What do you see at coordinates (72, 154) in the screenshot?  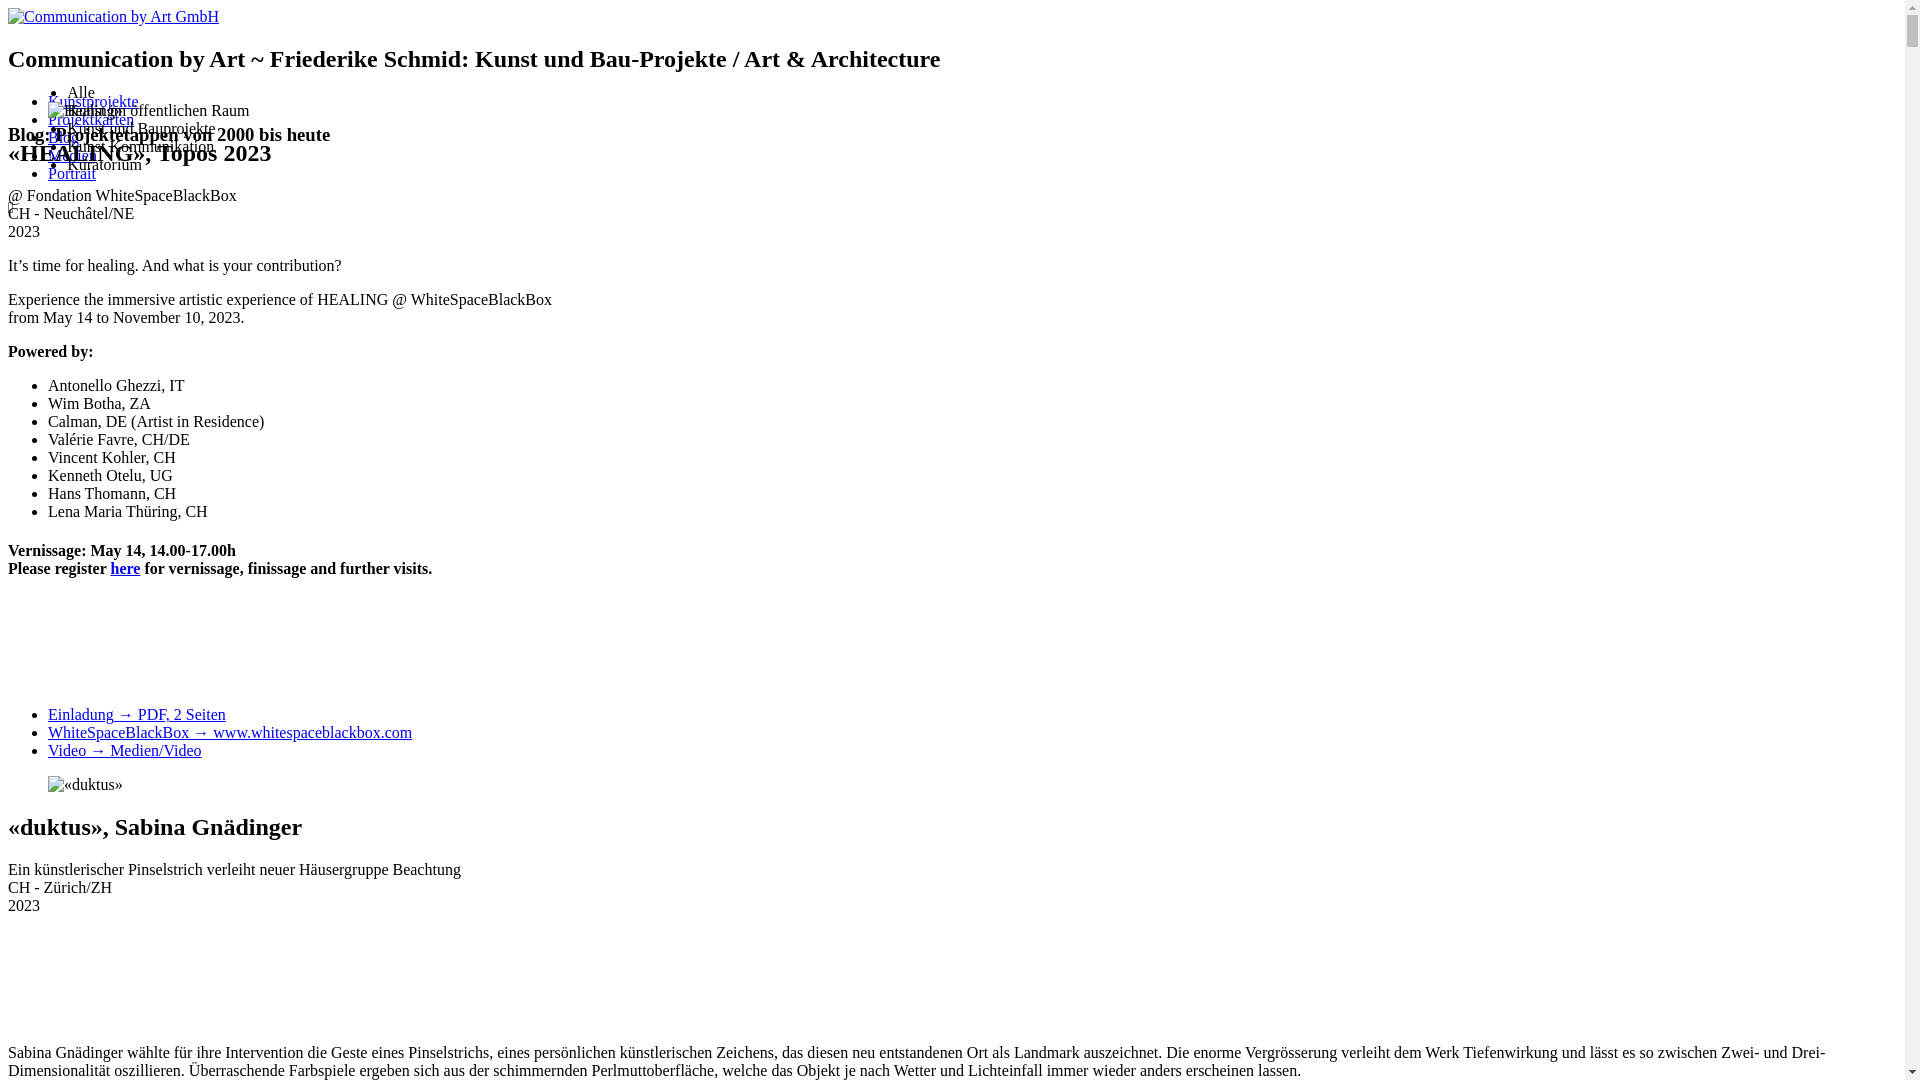 I see `'Medien'` at bounding box center [72, 154].